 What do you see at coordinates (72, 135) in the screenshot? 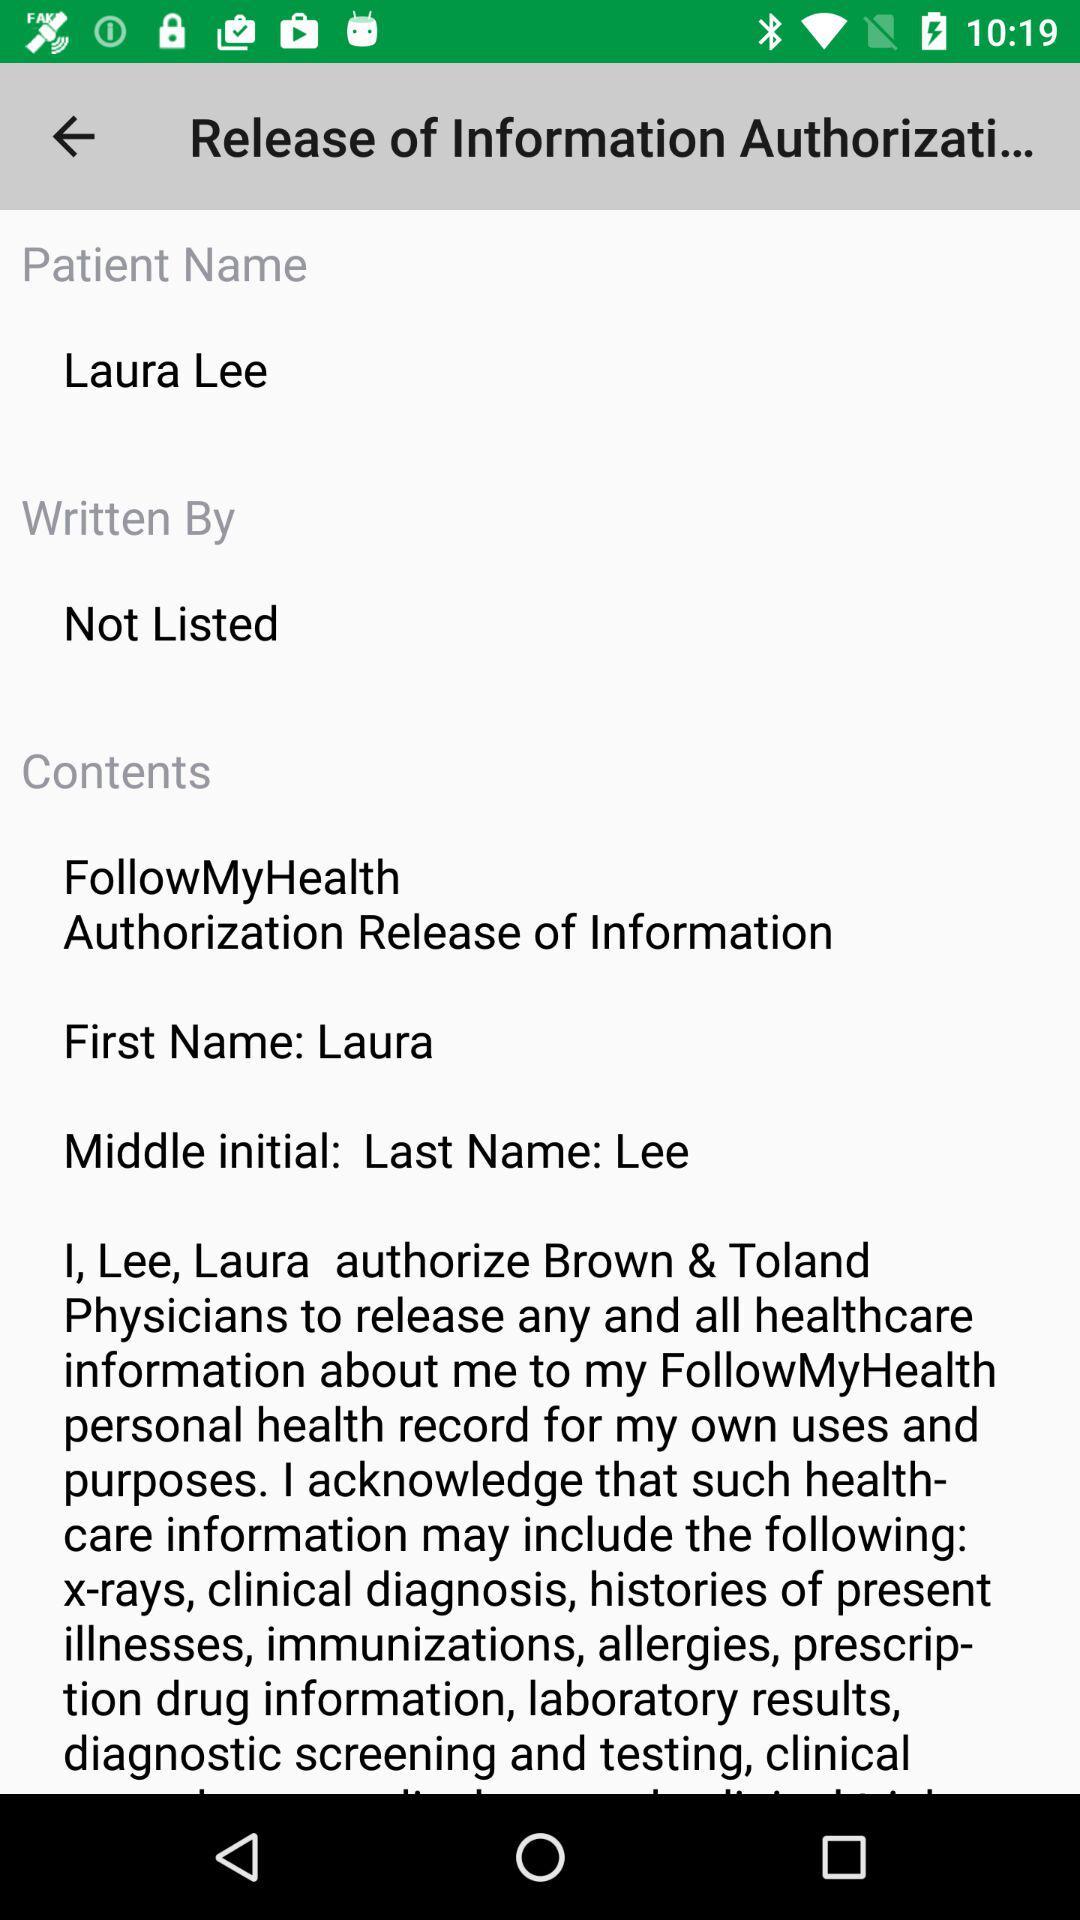
I see `item above the patient name icon` at bounding box center [72, 135].